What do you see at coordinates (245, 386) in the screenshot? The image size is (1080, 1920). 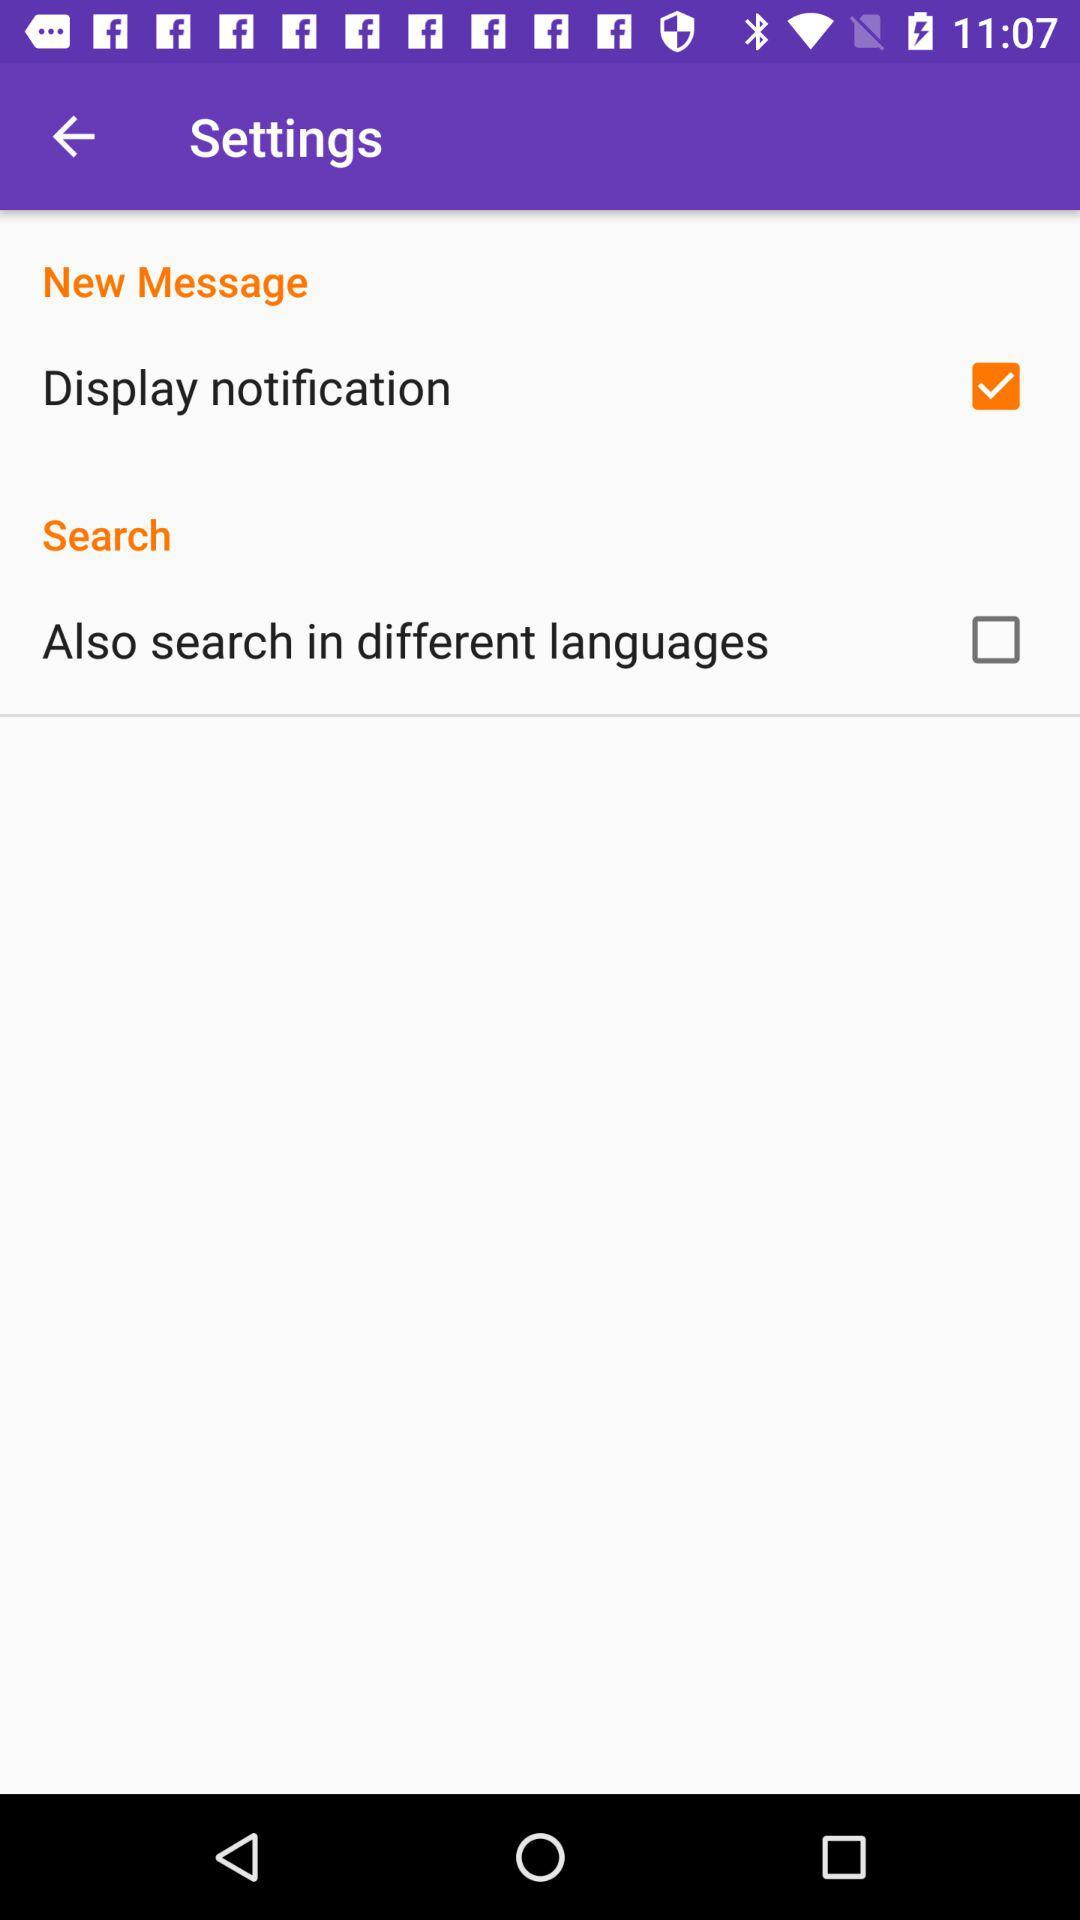 I see `item below new message` at bounding box center [245, 386].